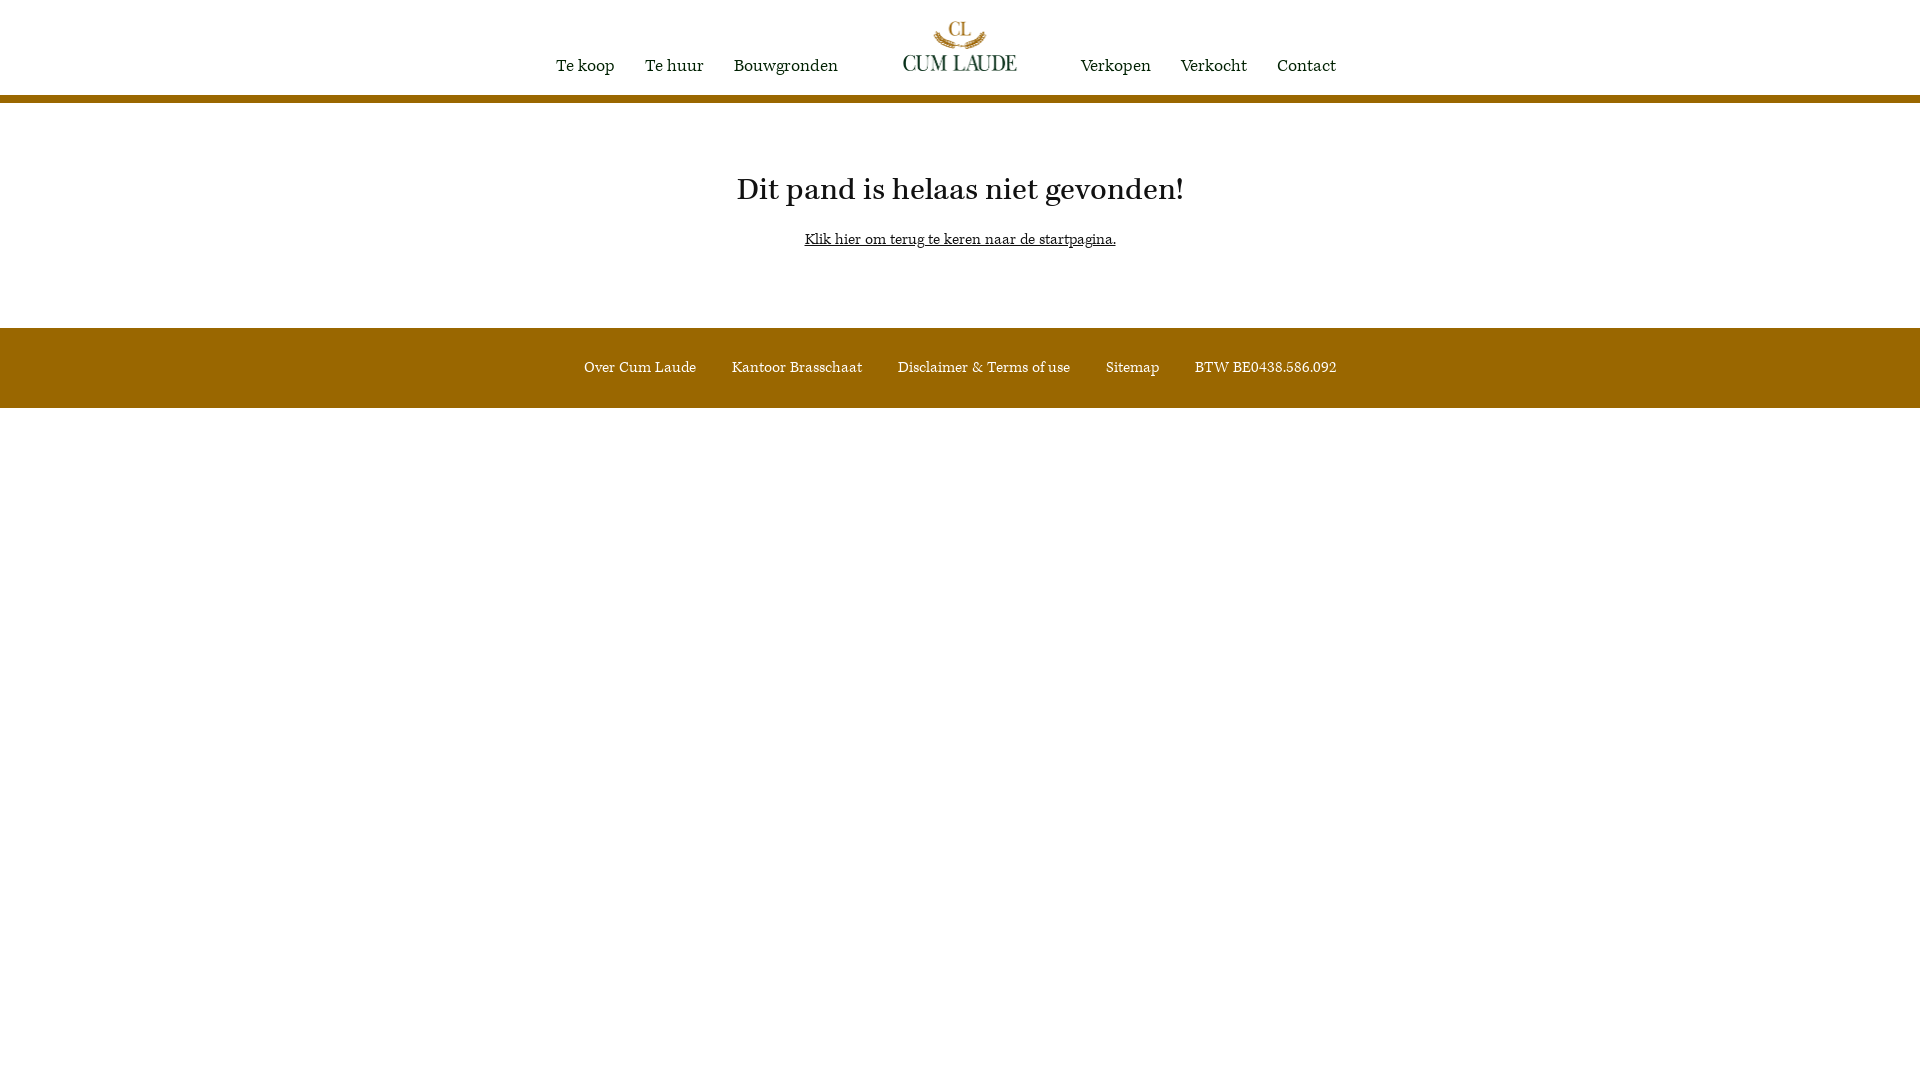  I want to click on 'Te huur', so click(631, 64).